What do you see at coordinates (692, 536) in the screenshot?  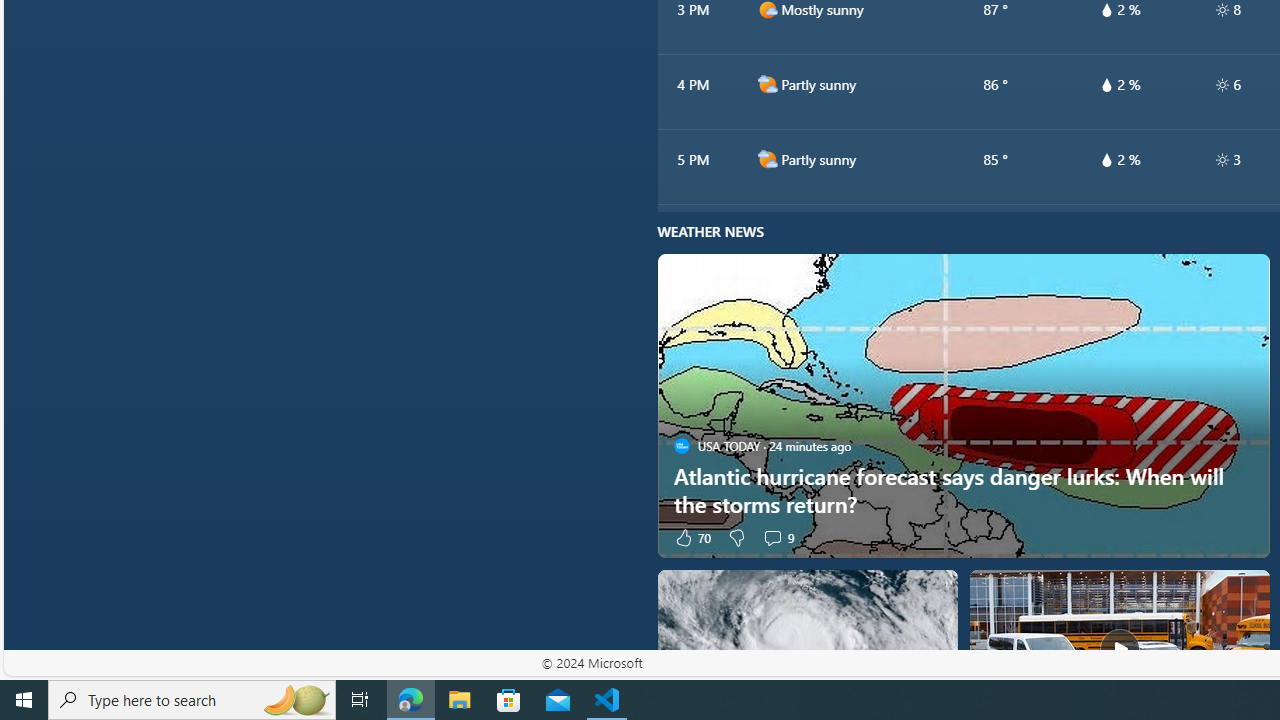 I see `'70 Like'` at bounding box center [692, 536].